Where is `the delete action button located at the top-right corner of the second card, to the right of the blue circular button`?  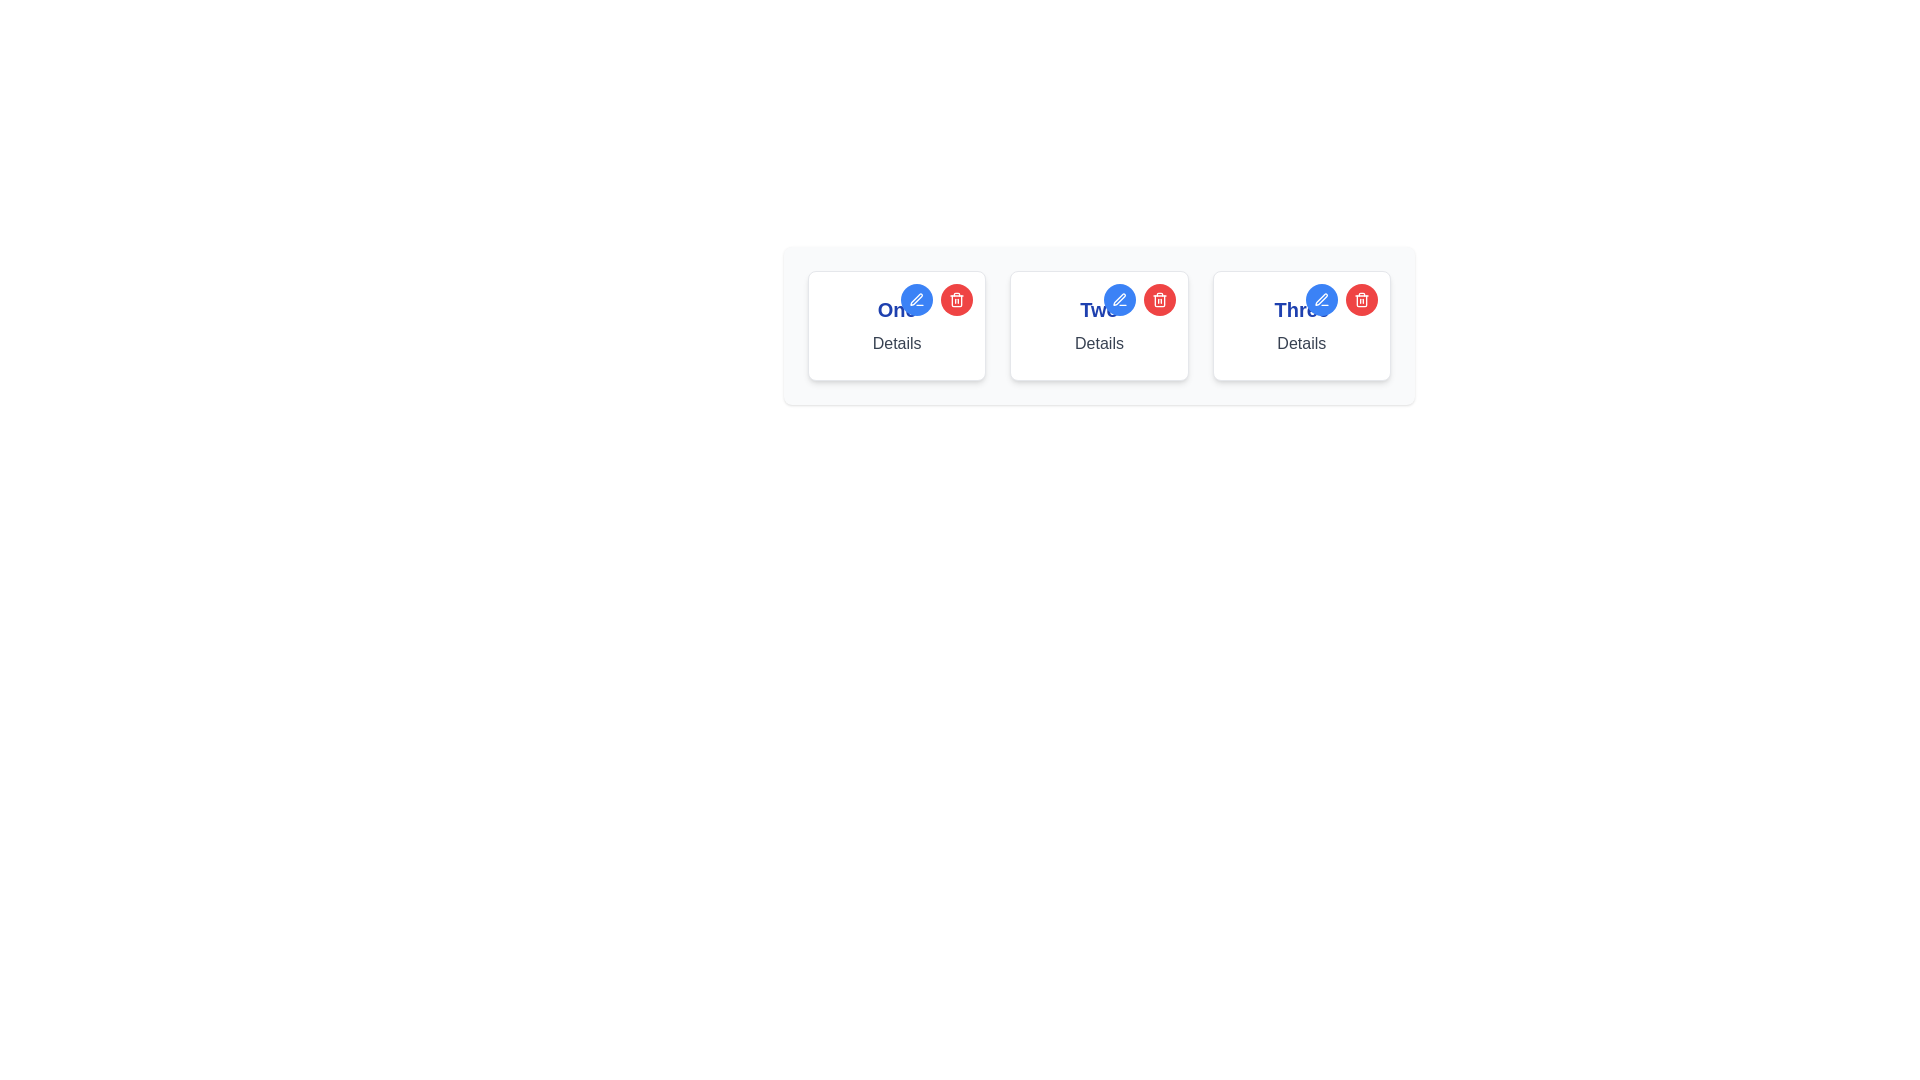 the delete action button located at the top-right corner of the second card, to the right of the blue circular button is located at coordinates (1159, 300).